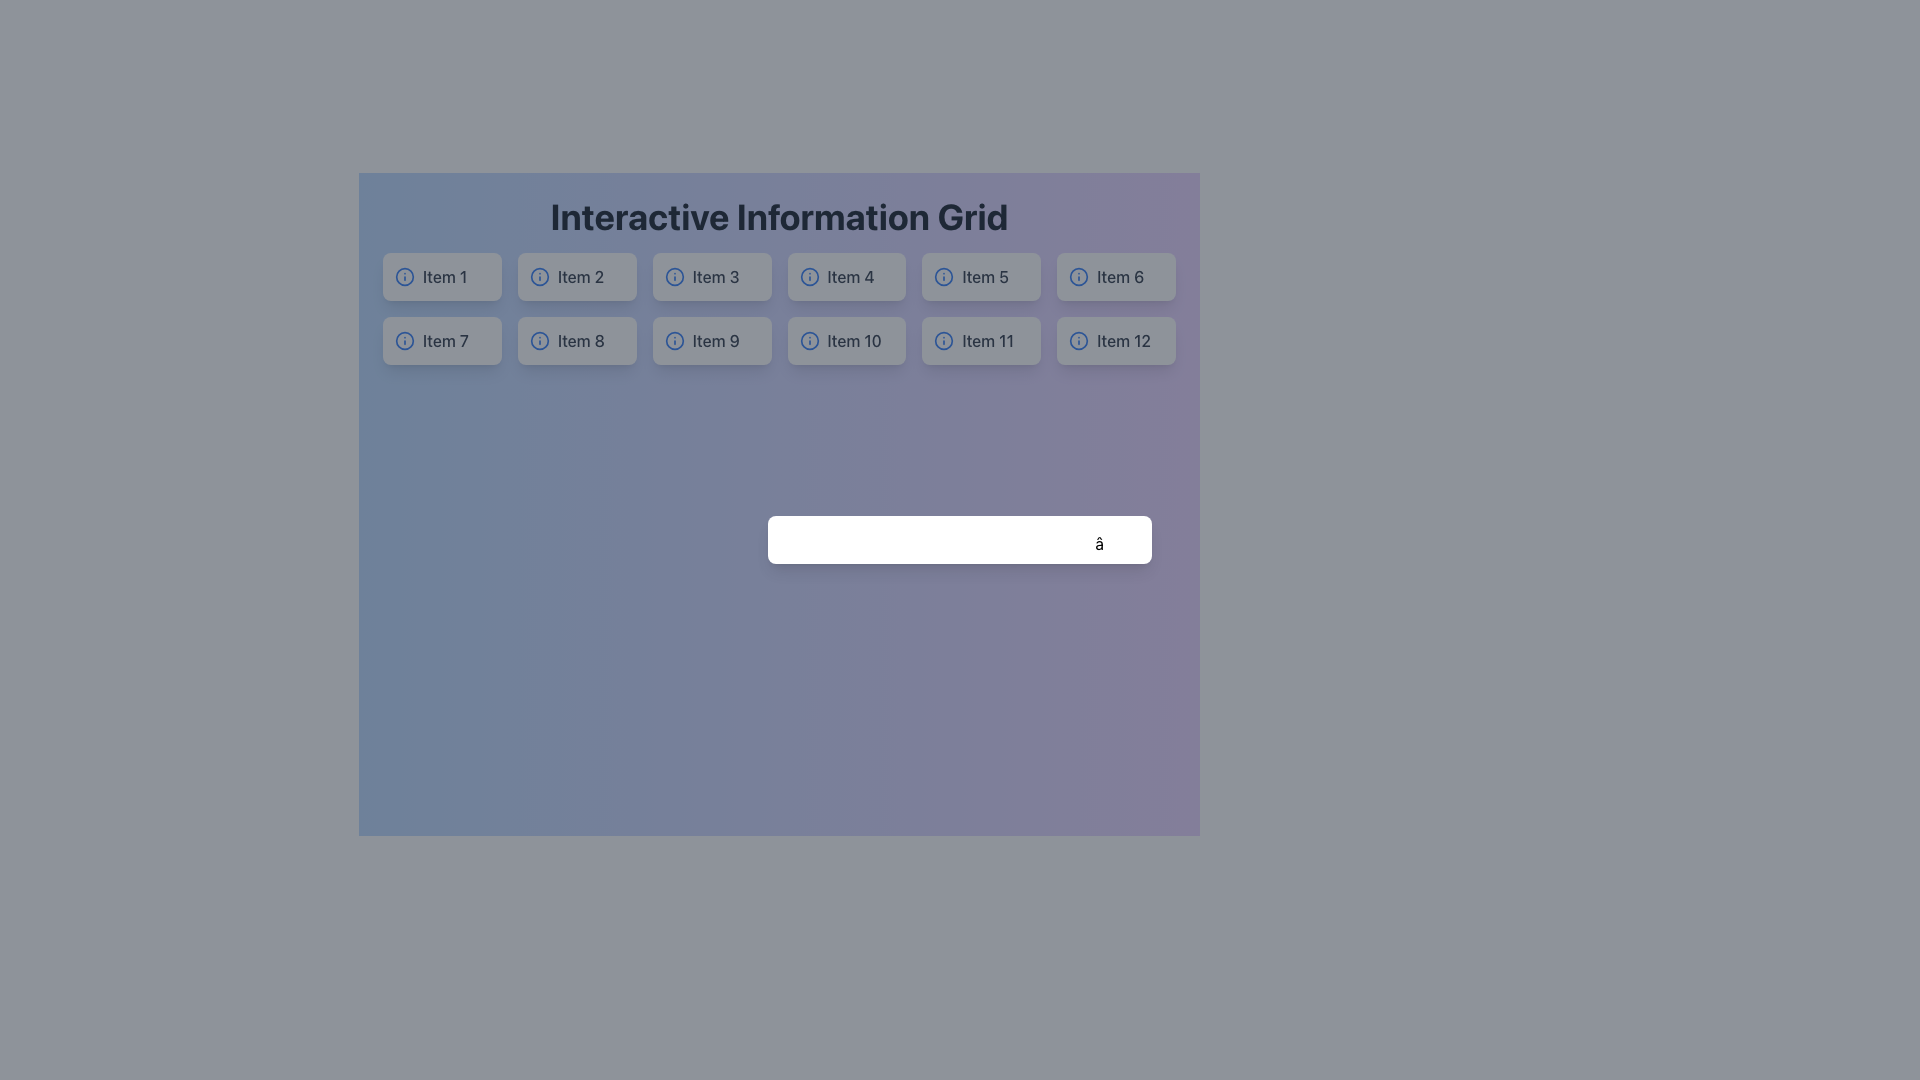 The width and height of the screenshot is (1920, 1080). Describe the element at coordinates (1115, 339) in the screenshot. I see `the interactive button located at the bottom-right corner of the grid, which provides additional information or actions related to 'Item 12'` at that location.